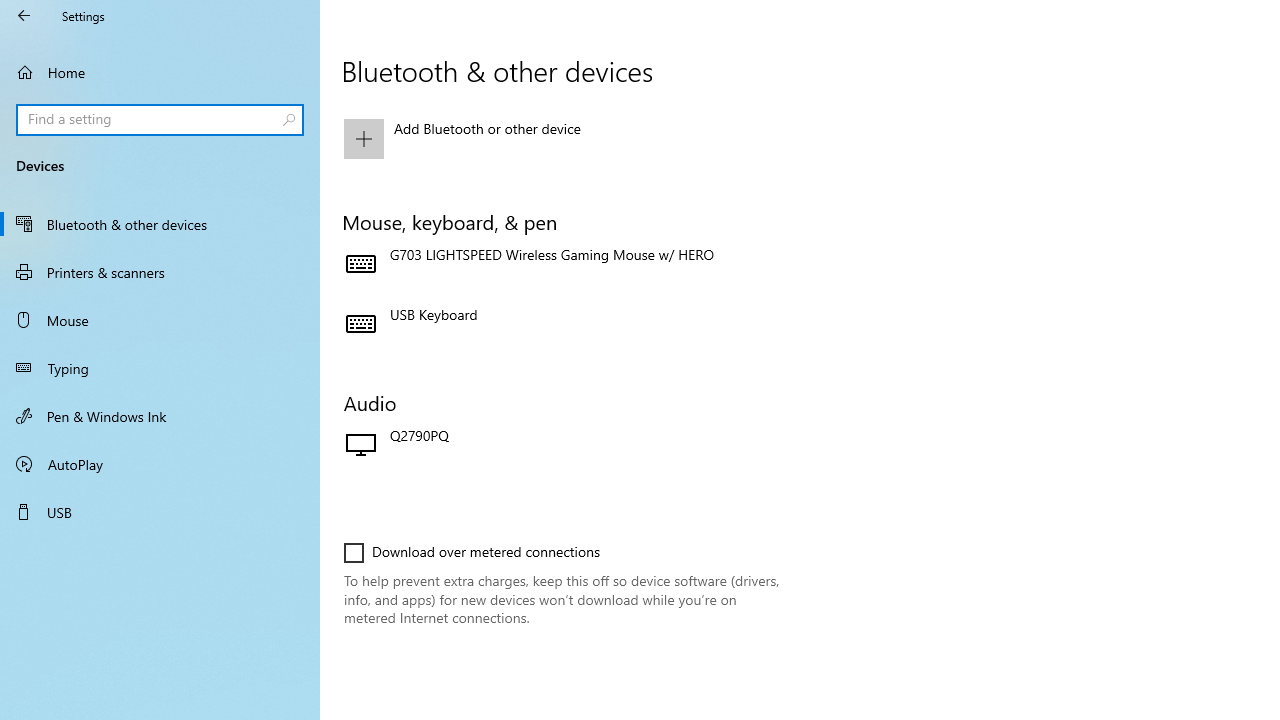 This screenshot has height=720, width=1280. Describe the element at coordinates (160, 510) in the screenshot. I see `'USB'` at that location.